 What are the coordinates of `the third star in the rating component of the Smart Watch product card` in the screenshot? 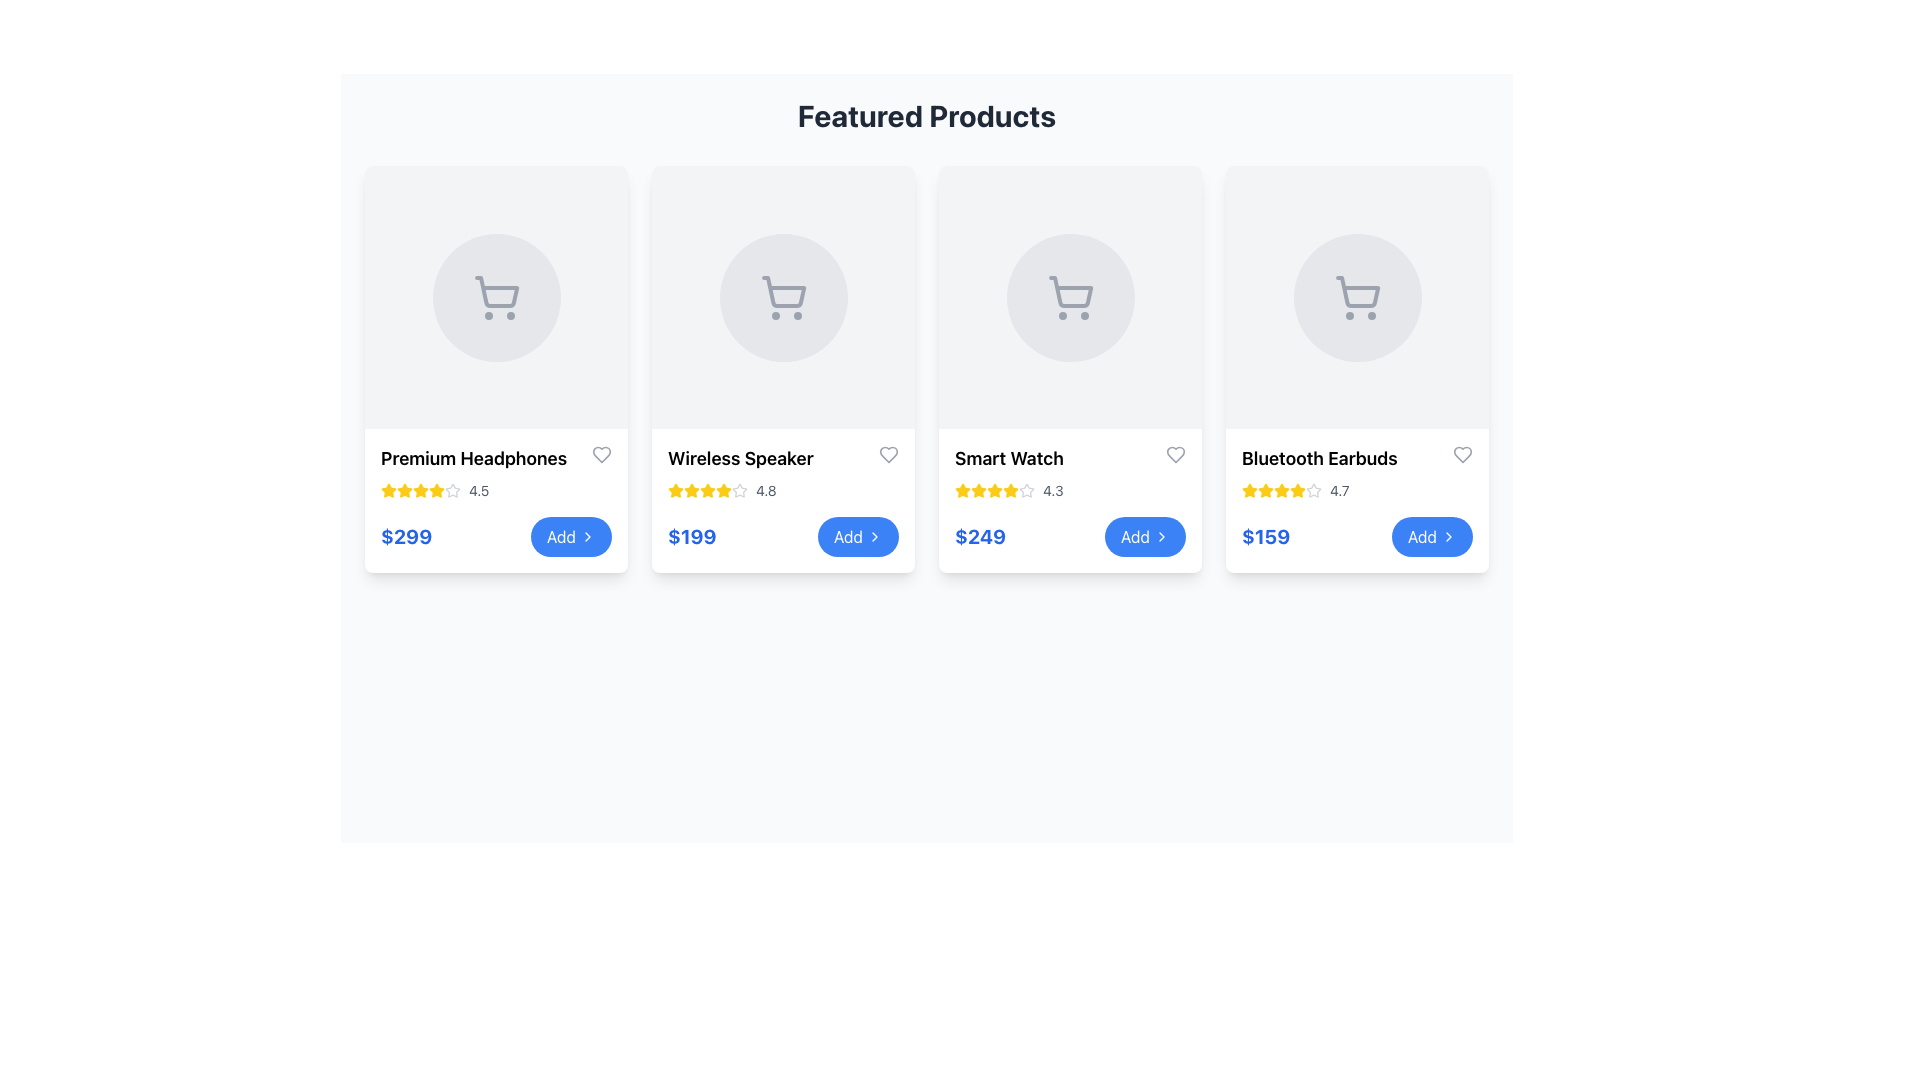 It's located at (1009, 489).